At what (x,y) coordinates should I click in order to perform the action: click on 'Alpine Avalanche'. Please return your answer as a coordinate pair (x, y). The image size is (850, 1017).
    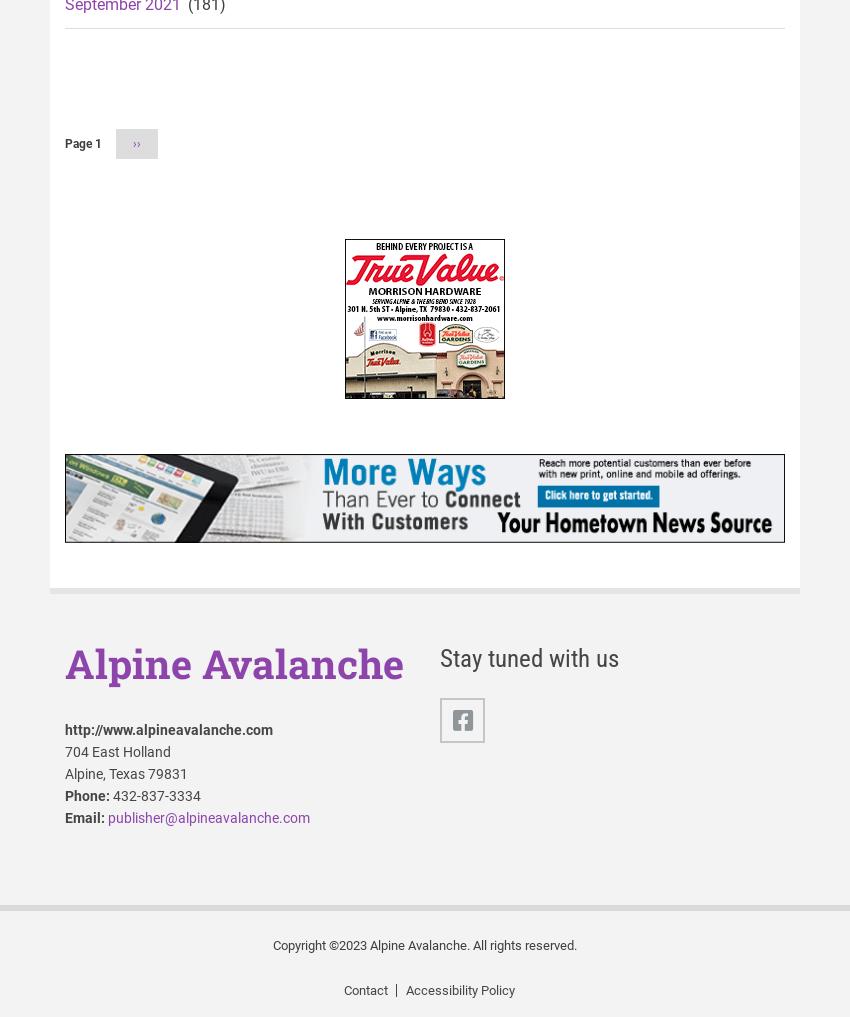
    Looking at the image, I should click on (234, 663).